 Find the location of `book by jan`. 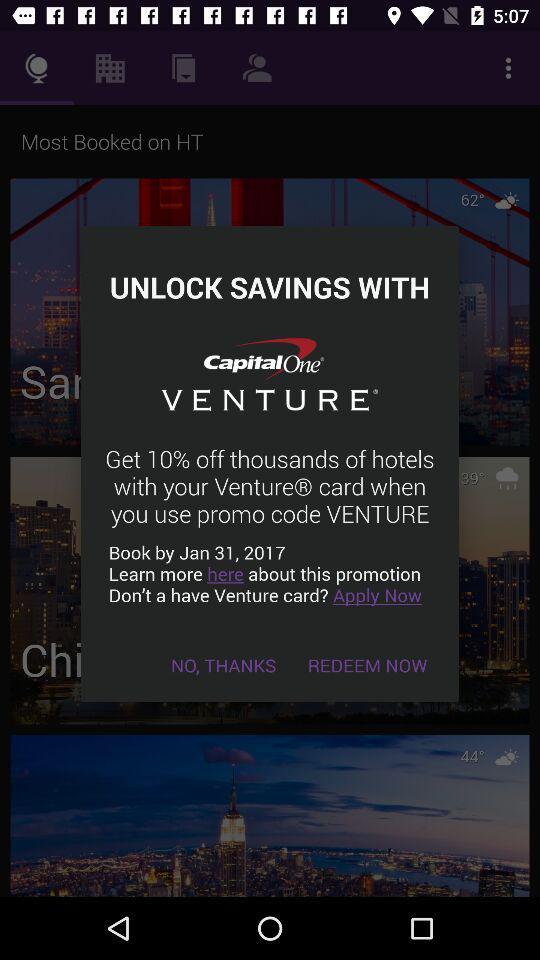

book by jan is located at coordinates (270, 573).